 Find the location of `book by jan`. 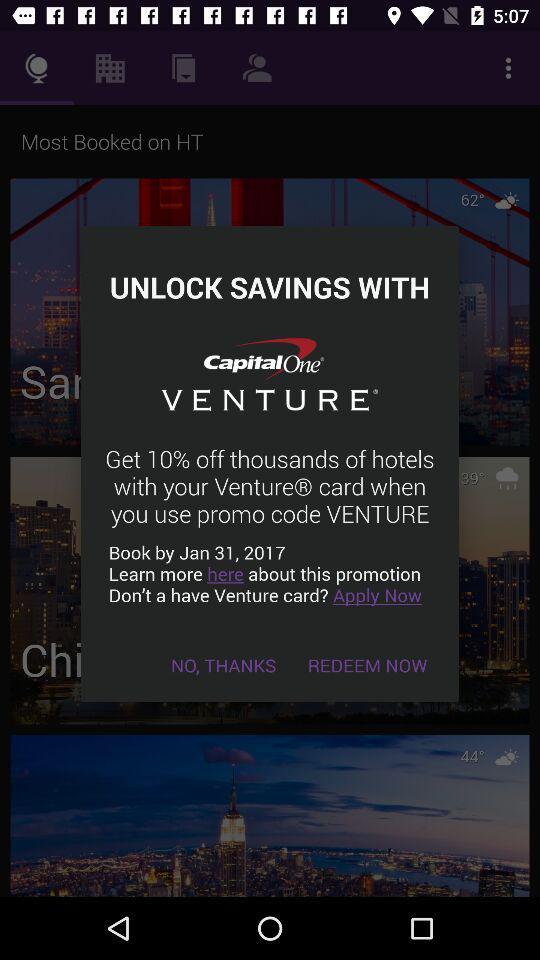

book by jan is located at coordinates (270, 573).